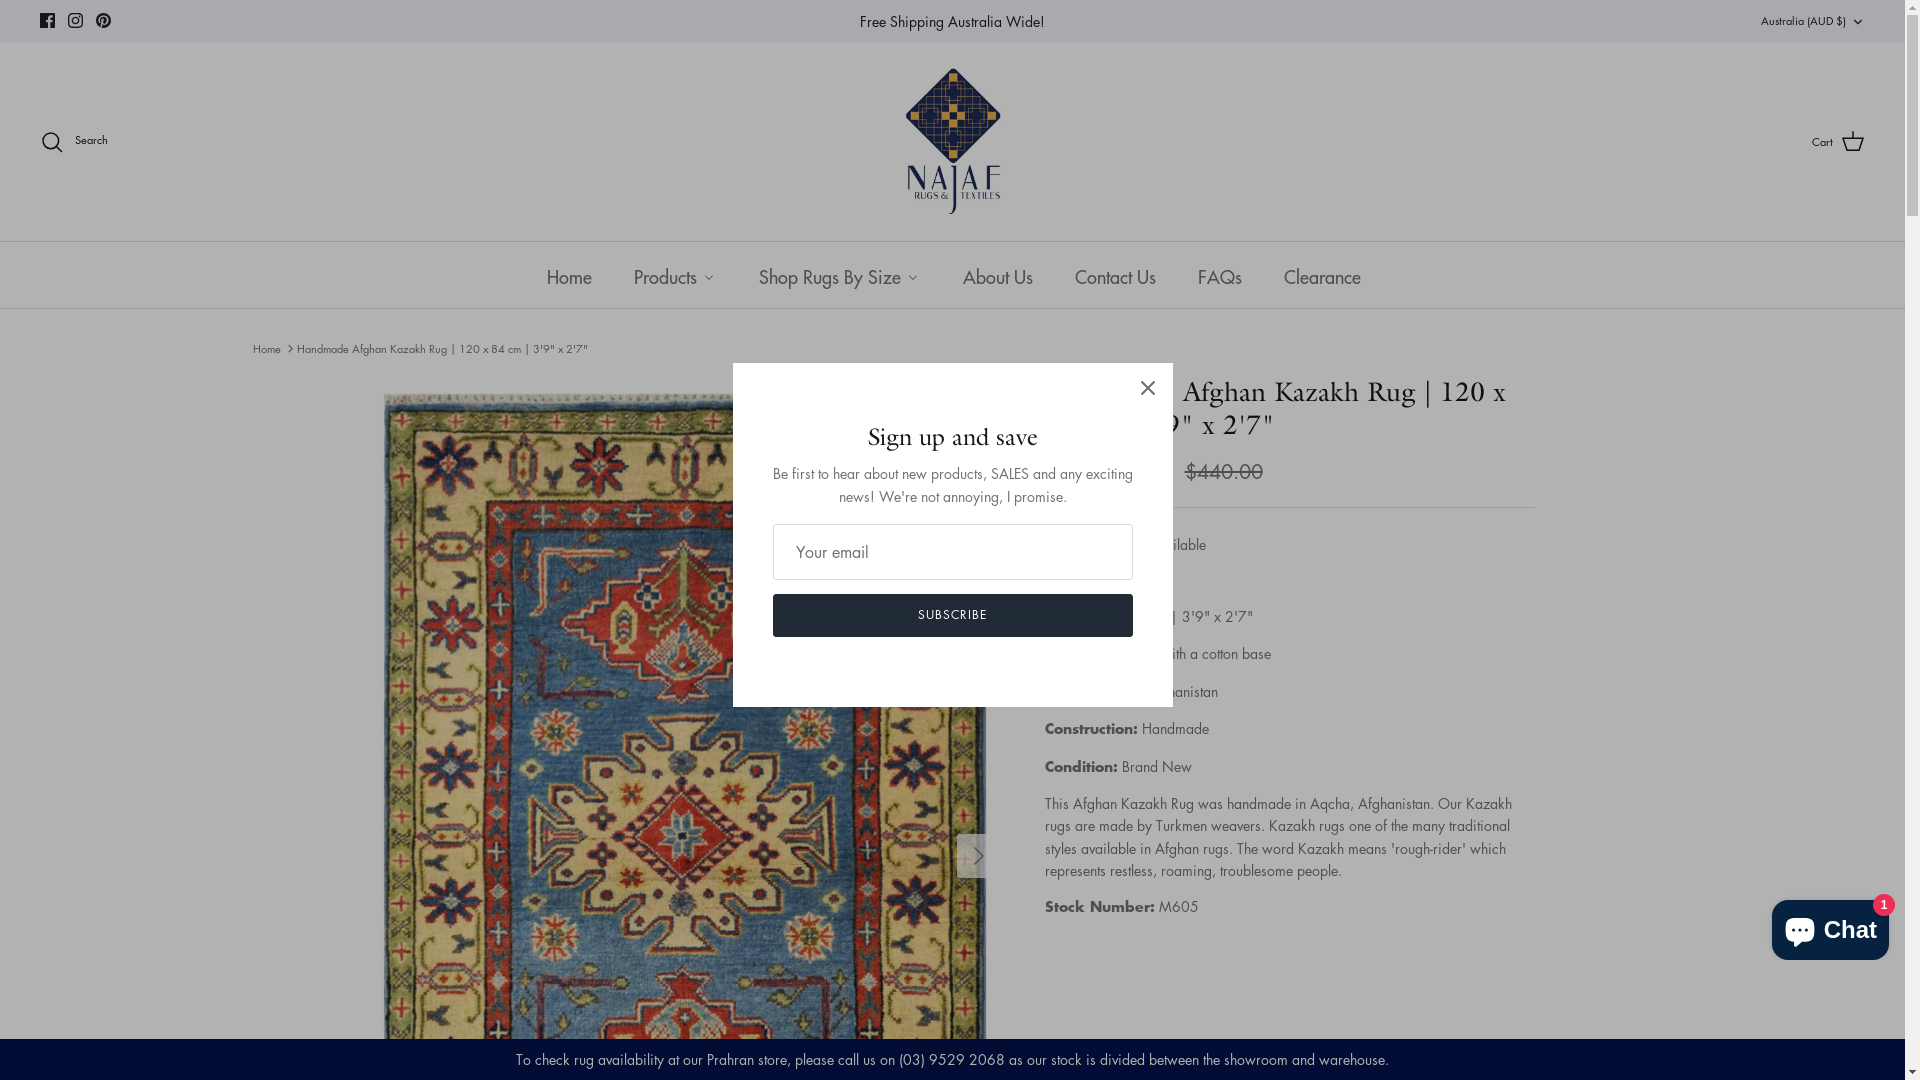 The image size is (1920, 1080). I want to click on 'SUBSCRIBE', so click(950, 614).